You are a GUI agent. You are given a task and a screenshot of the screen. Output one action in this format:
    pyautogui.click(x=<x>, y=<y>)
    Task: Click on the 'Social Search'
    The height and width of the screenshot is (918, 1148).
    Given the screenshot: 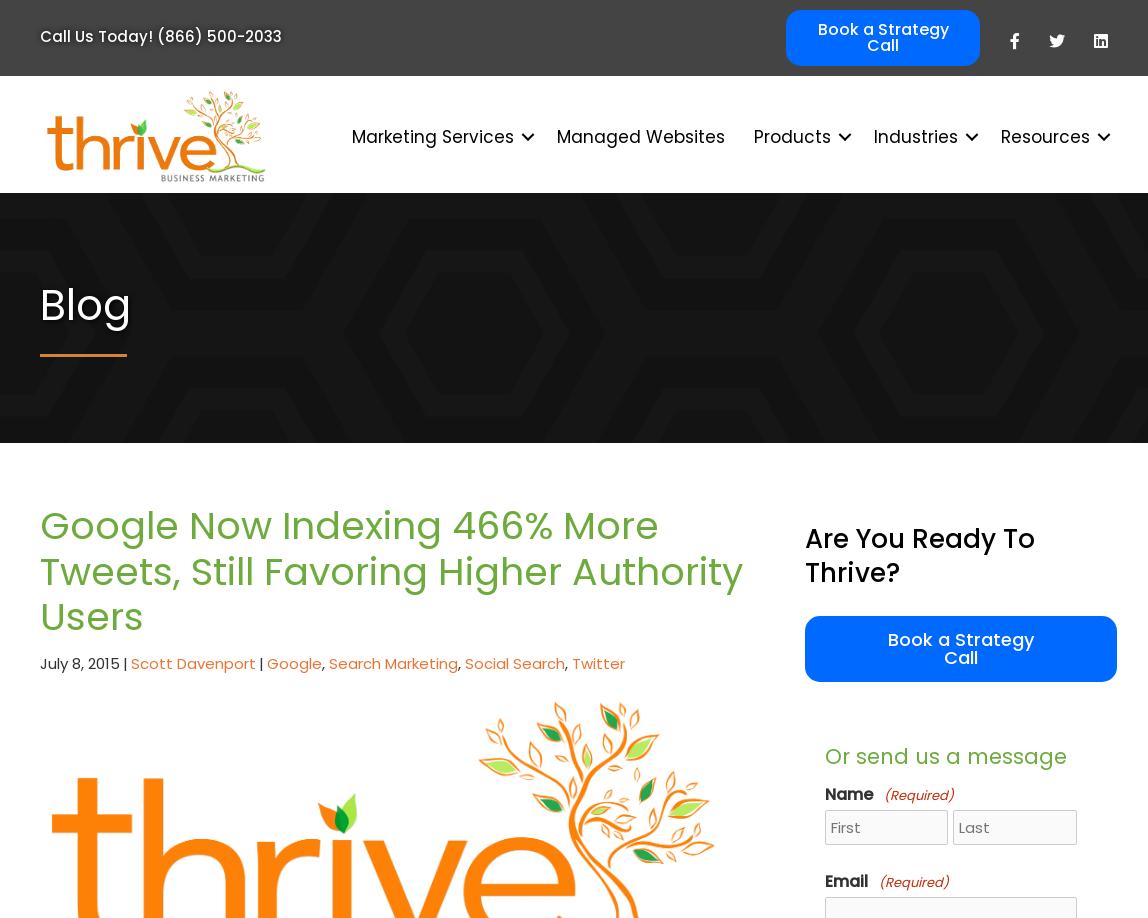 What is the action you would take?
    pyautogui.click(x=465, y=662)
    